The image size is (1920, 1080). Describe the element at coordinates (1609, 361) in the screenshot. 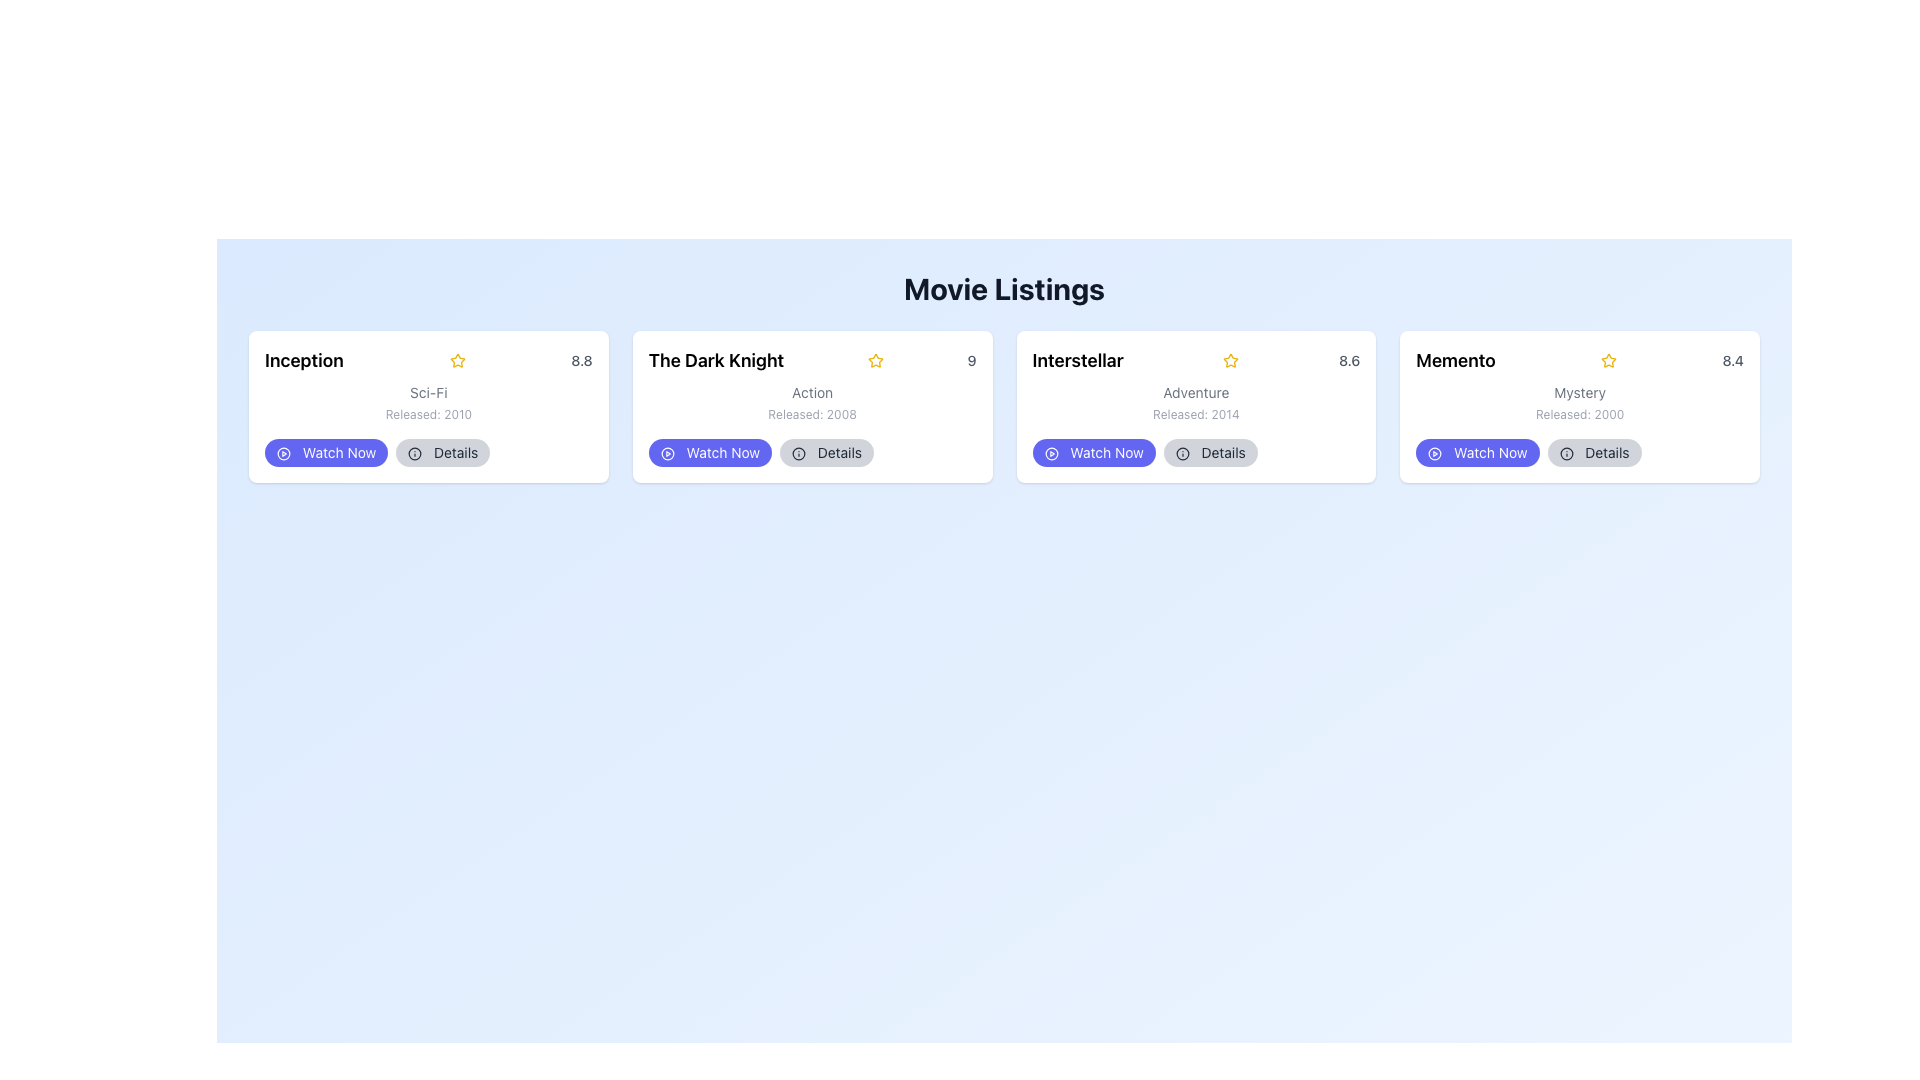

I see `the yellow outlined star icon filled with white, located adjacent to the movie title 'Memento' and before the rating score '8.4', positioned in the fourth card of the movie listings grid` at that location.